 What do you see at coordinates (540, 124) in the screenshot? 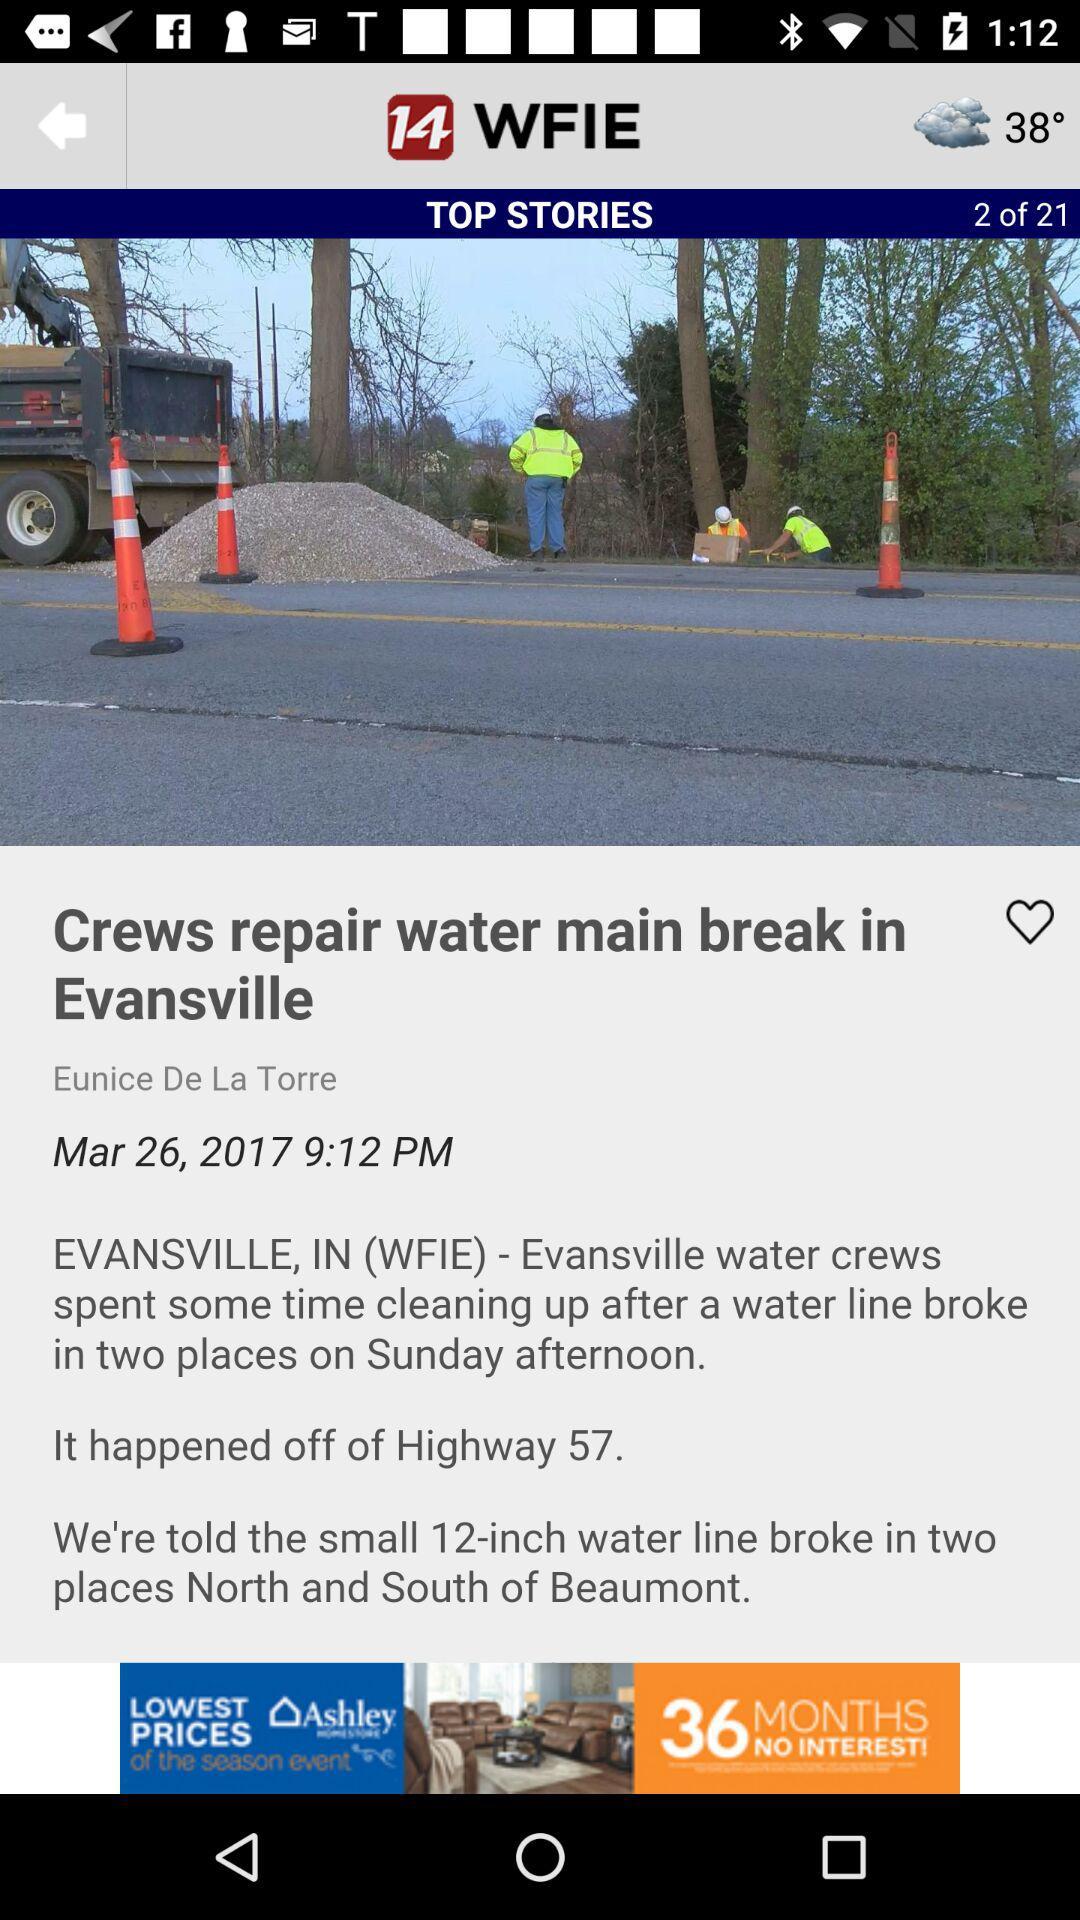
I see `title banner` at bounding box center [540, 124].